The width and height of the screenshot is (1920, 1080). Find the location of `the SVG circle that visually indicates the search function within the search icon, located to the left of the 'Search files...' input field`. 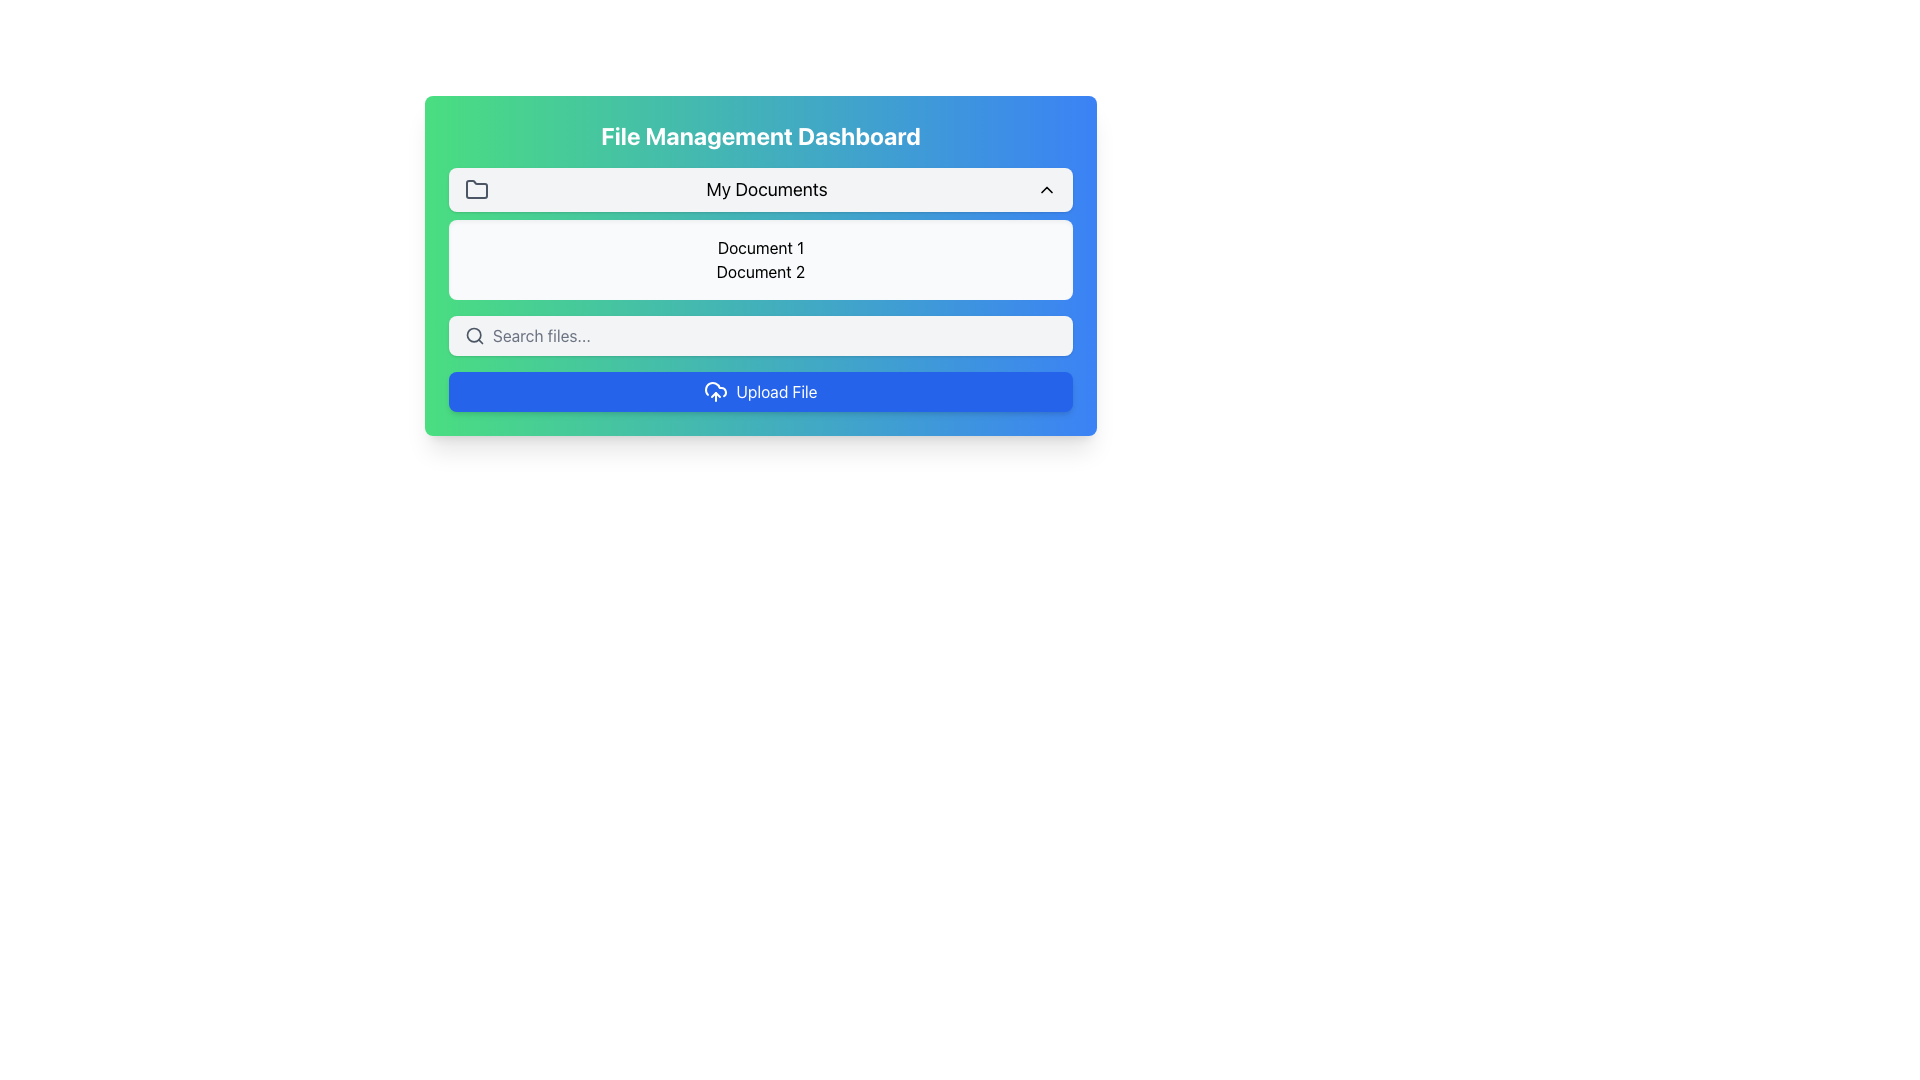

the SVG circle that visually indicates the search function within the search icon, located to the left of the 'Search files...' input field is located at coordinates (473, 334).